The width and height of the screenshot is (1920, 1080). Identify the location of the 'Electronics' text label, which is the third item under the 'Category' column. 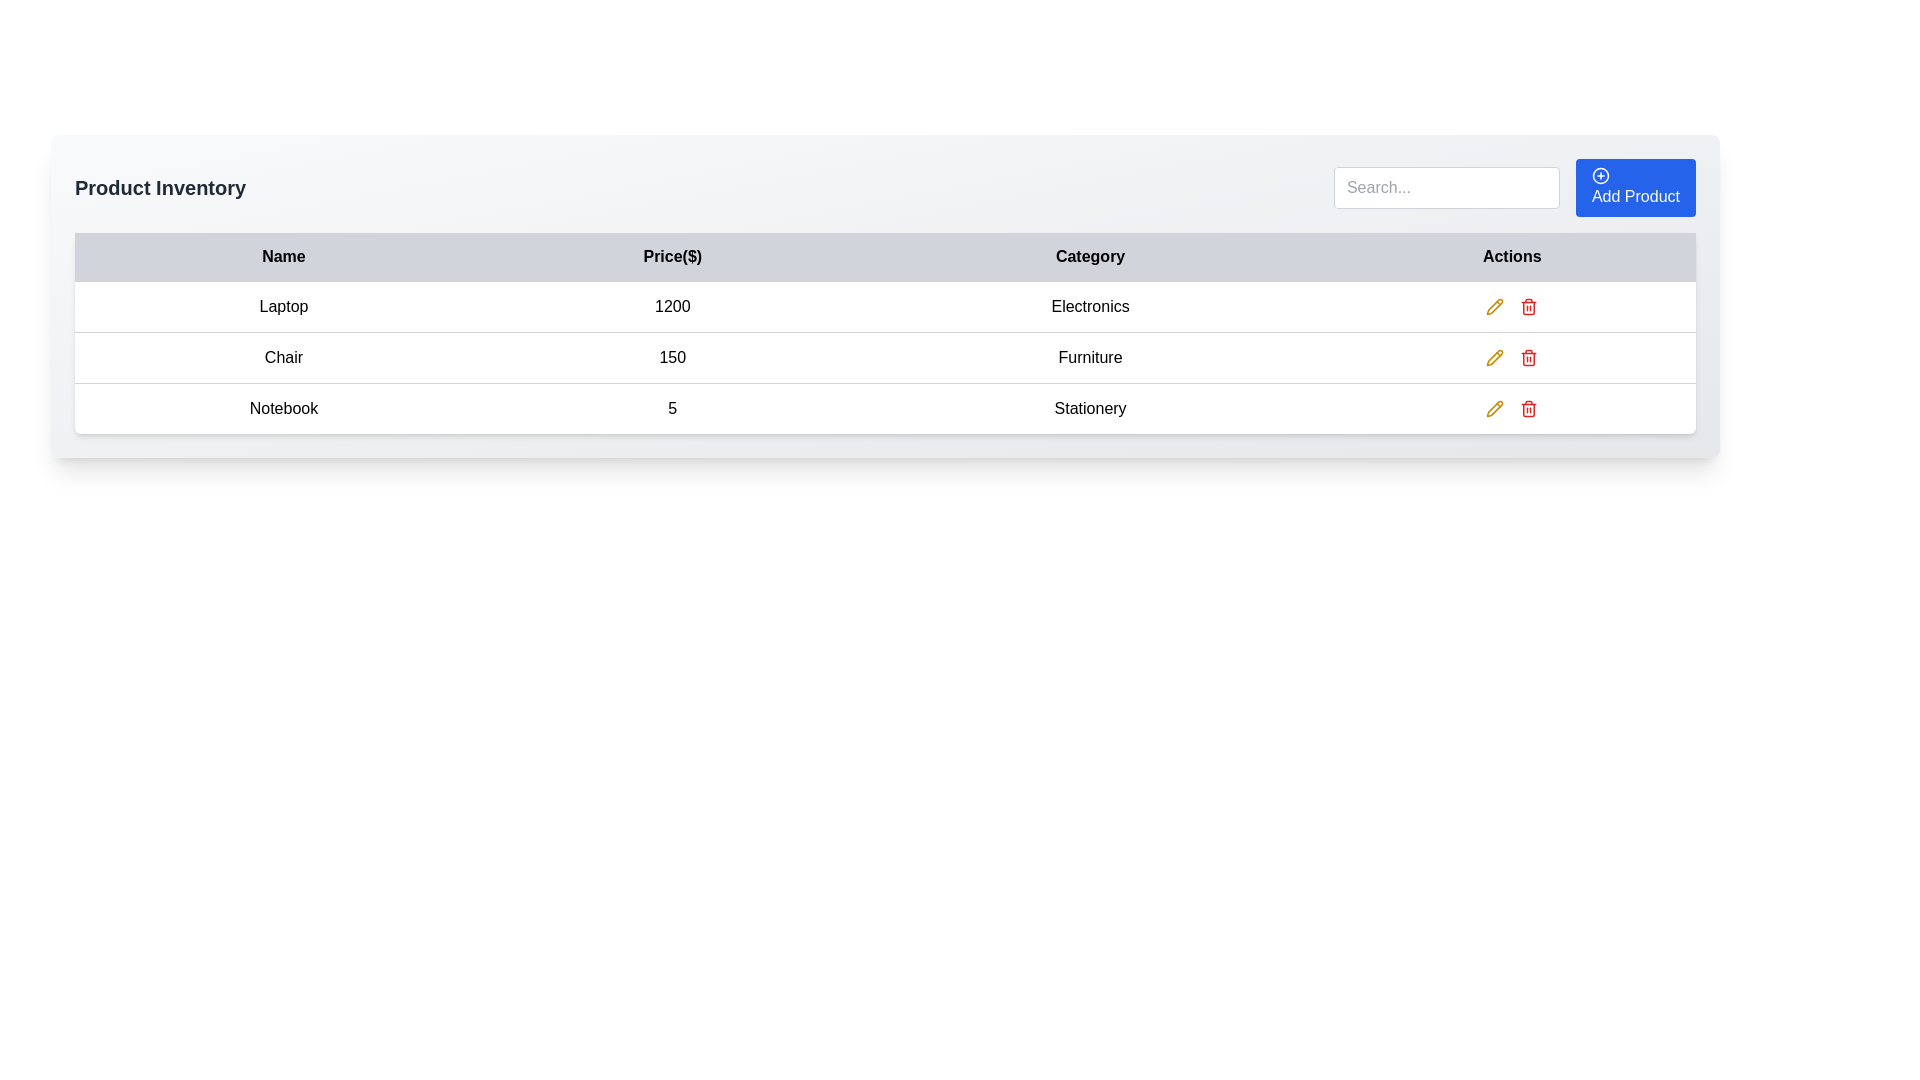
(1089, 307).